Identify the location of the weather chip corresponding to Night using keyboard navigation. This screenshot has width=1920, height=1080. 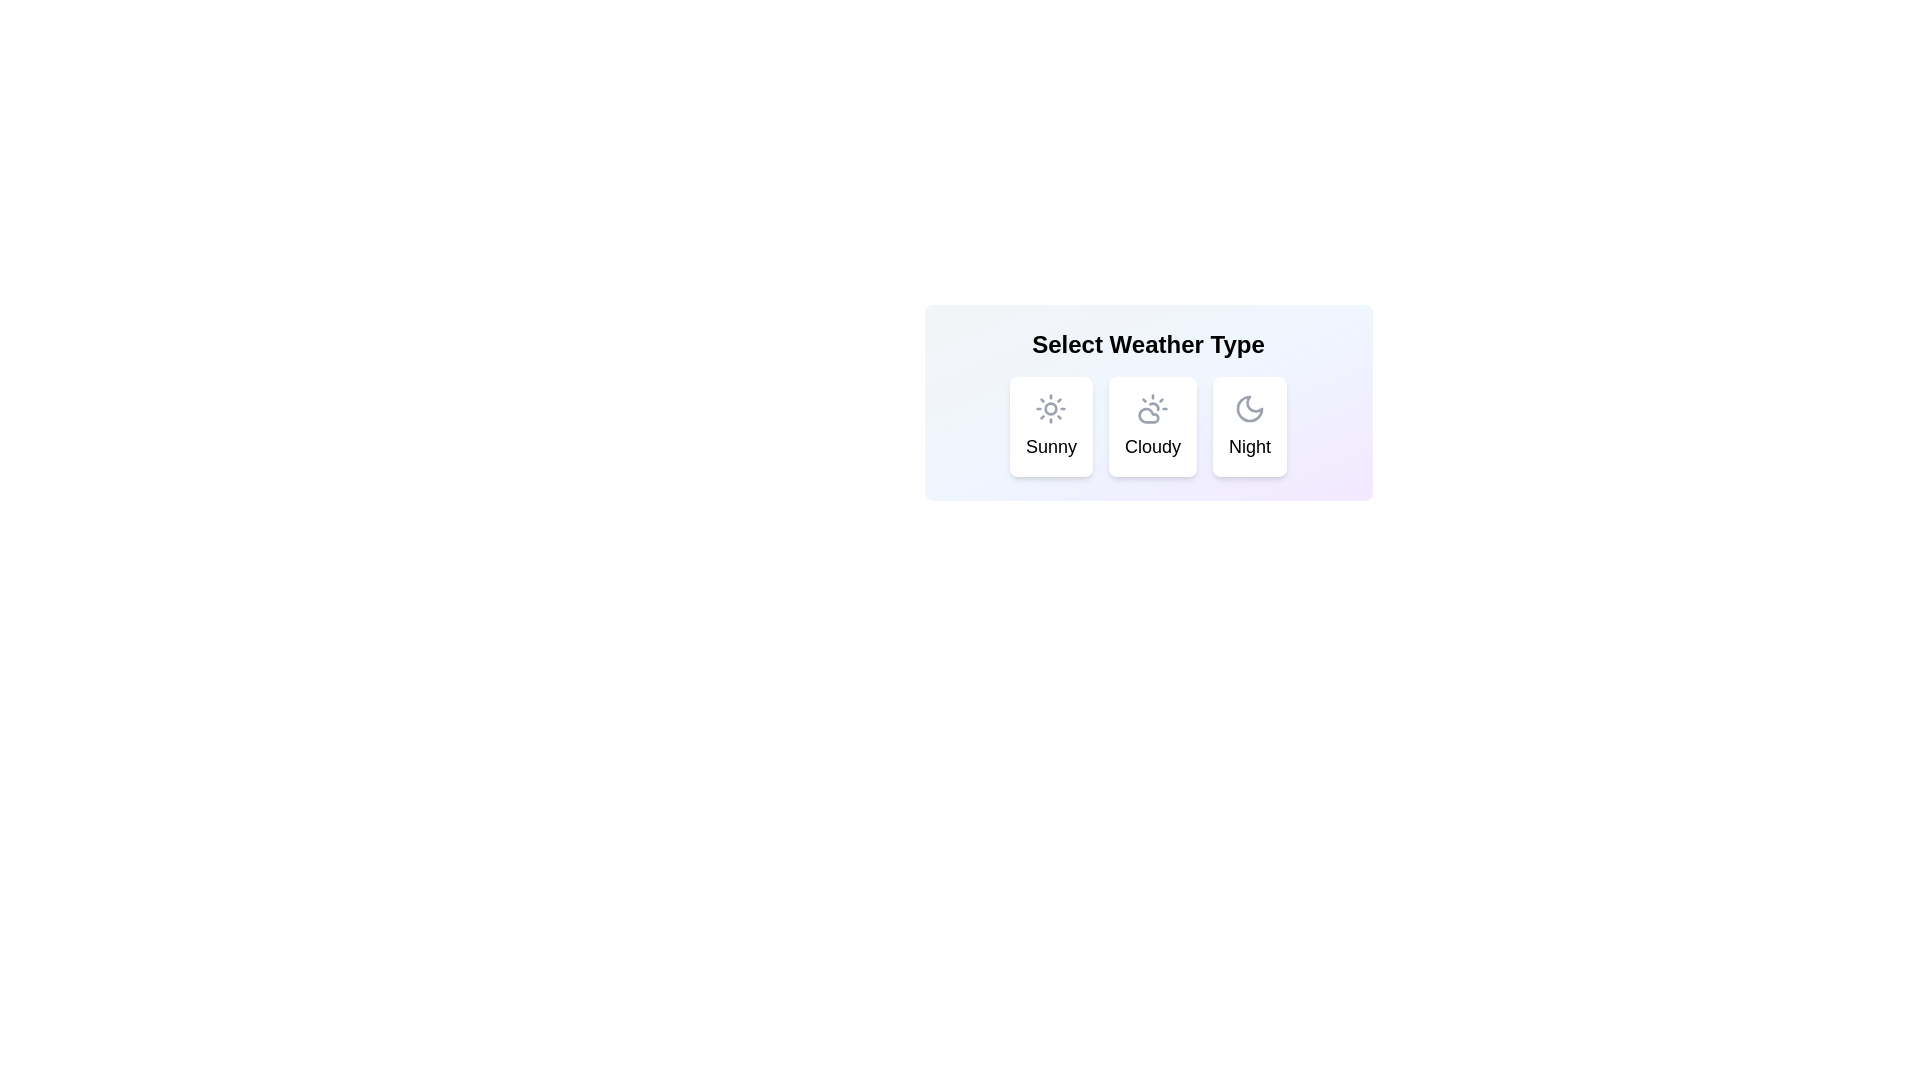
(1249, 426).